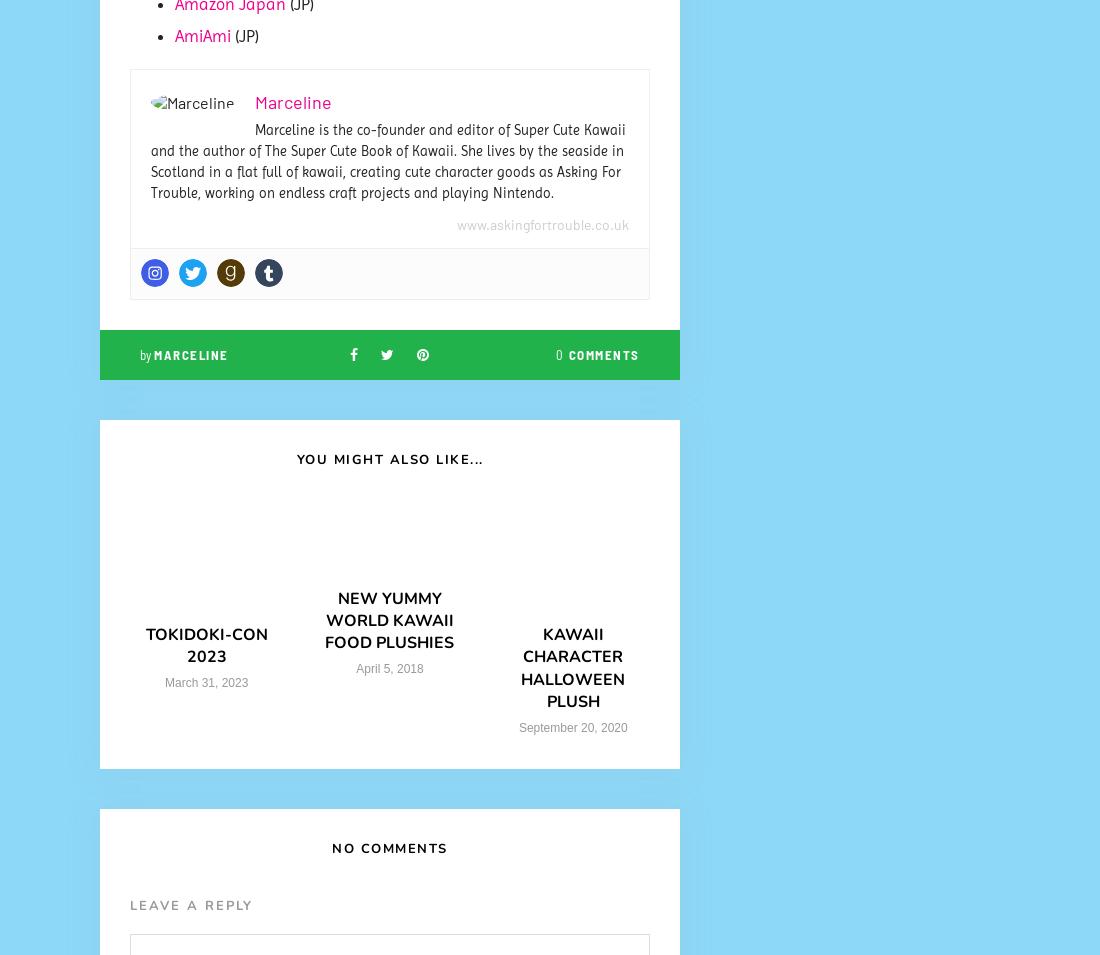  Describe the element at coordinates (571, 667) in the screenshot. I see `'Kawaii Character Halloween Plush'` at that location.